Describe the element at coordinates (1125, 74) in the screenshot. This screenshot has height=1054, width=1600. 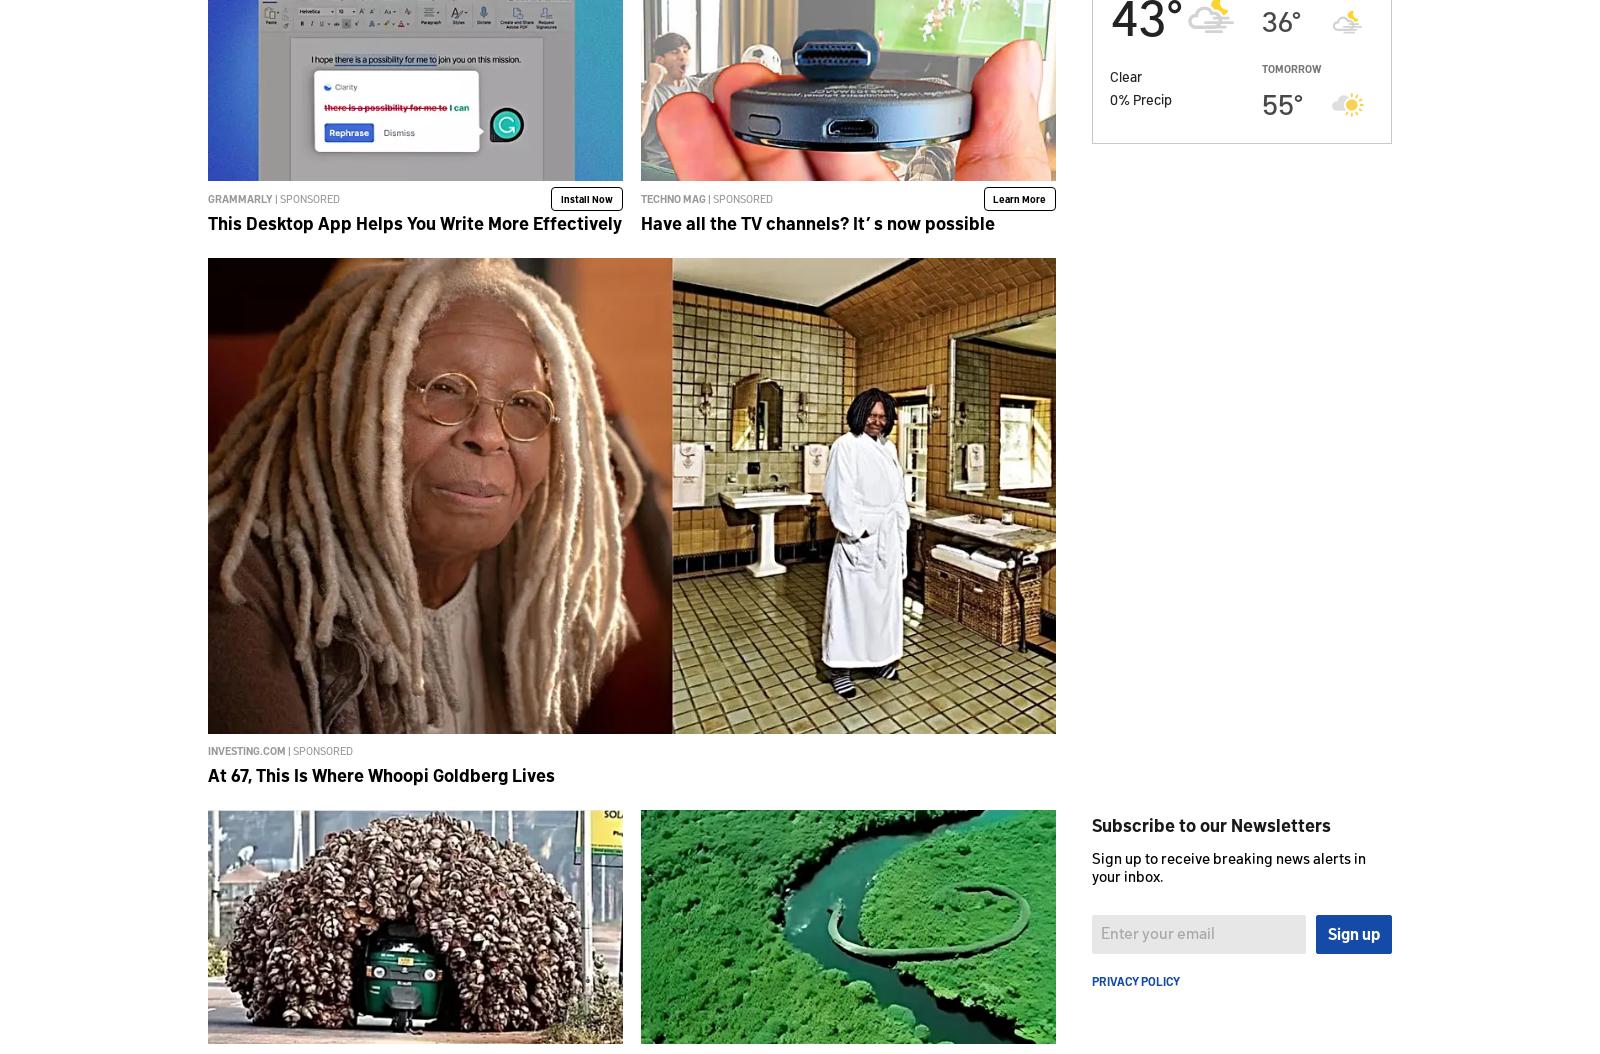
I see `'Clear'` at that location.